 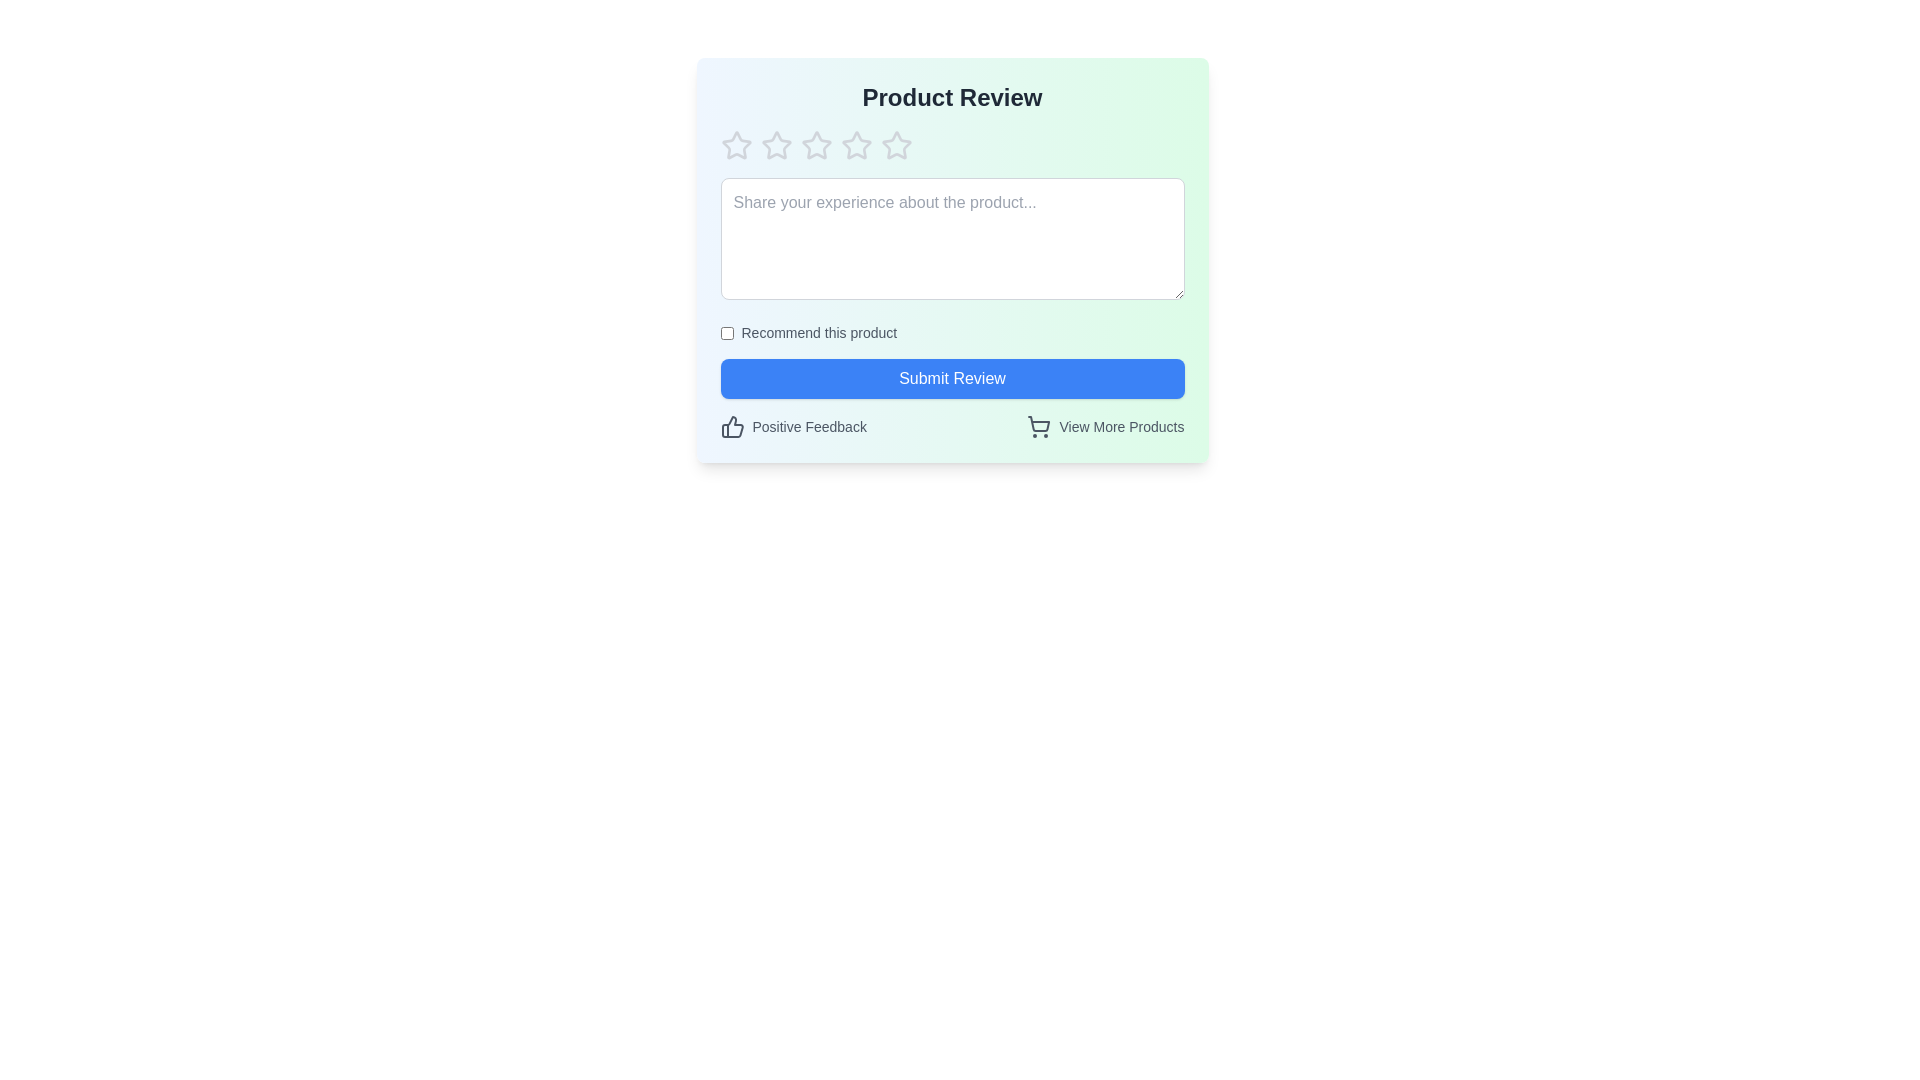 I want to click on the star representing 3 stars to preview the rating, so click(x=816, y=145).